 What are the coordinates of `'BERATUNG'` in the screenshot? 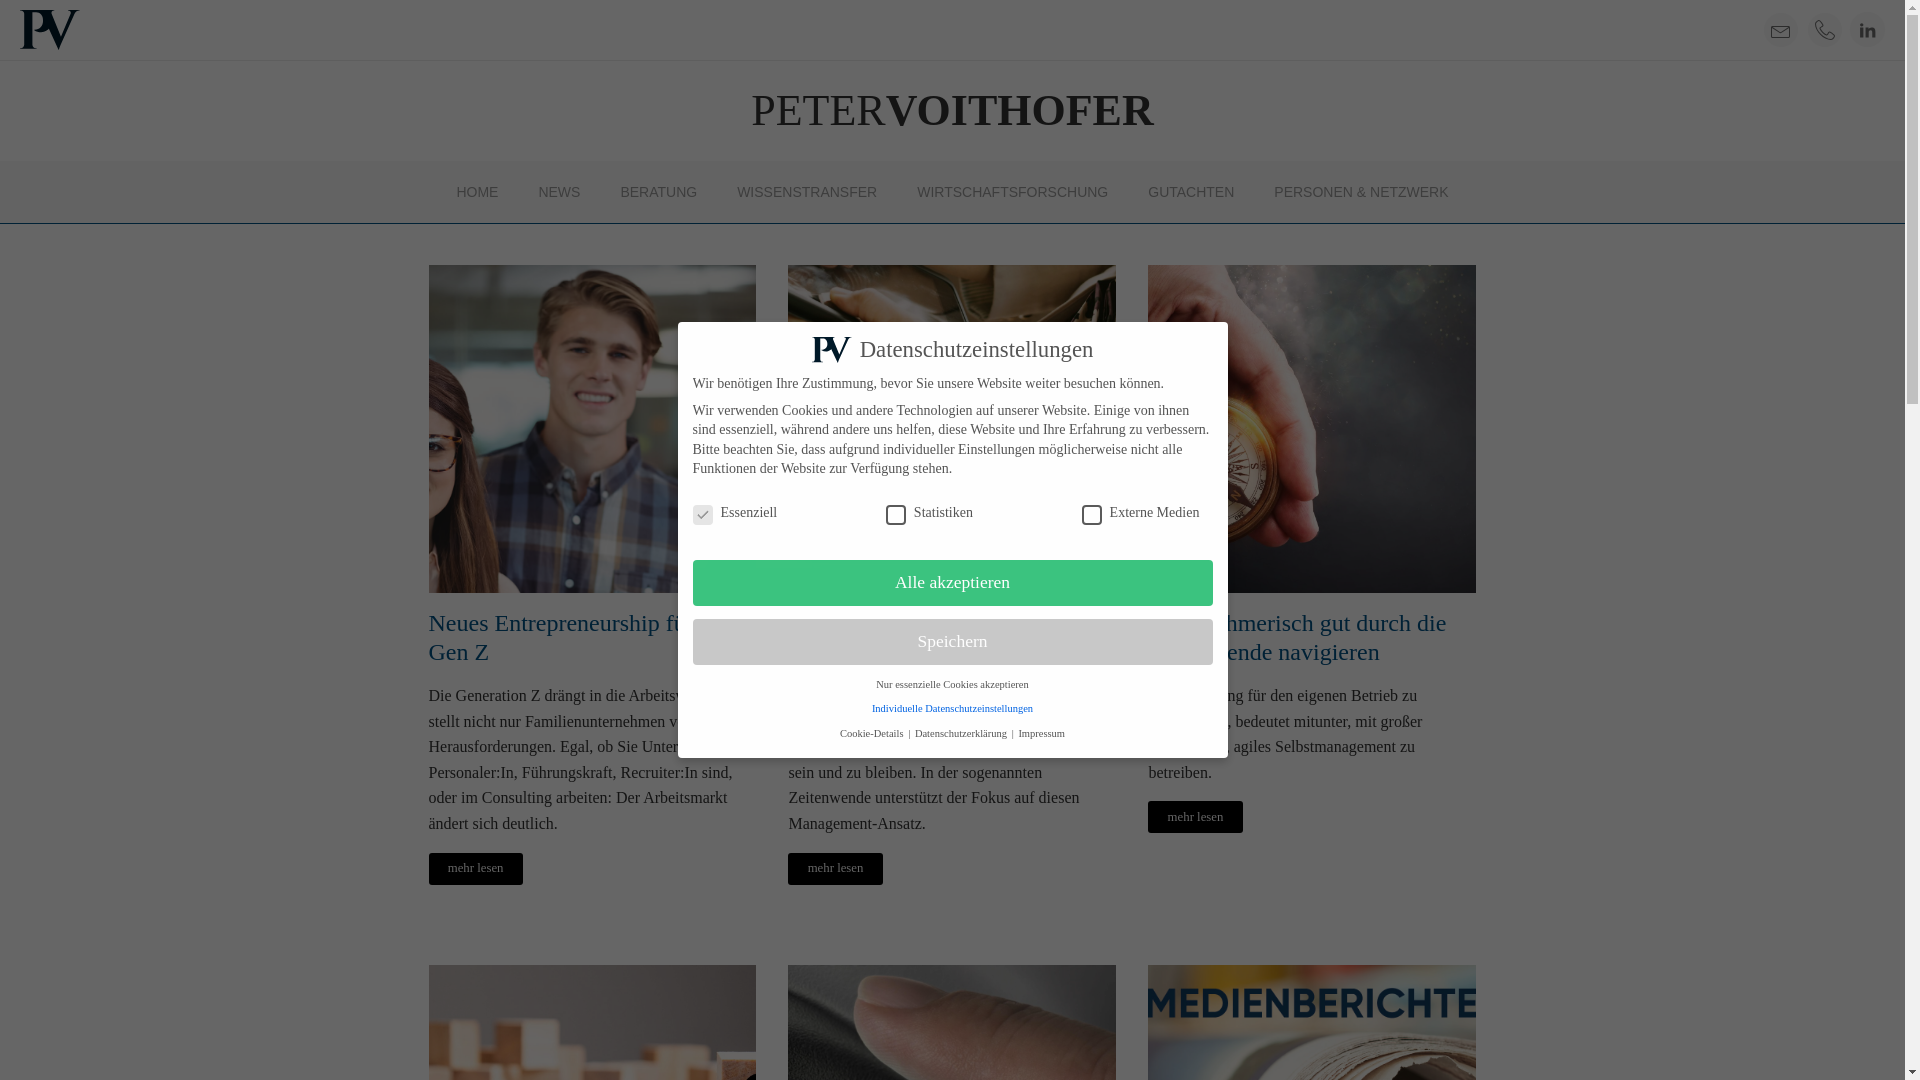 It's located at (658, 192).